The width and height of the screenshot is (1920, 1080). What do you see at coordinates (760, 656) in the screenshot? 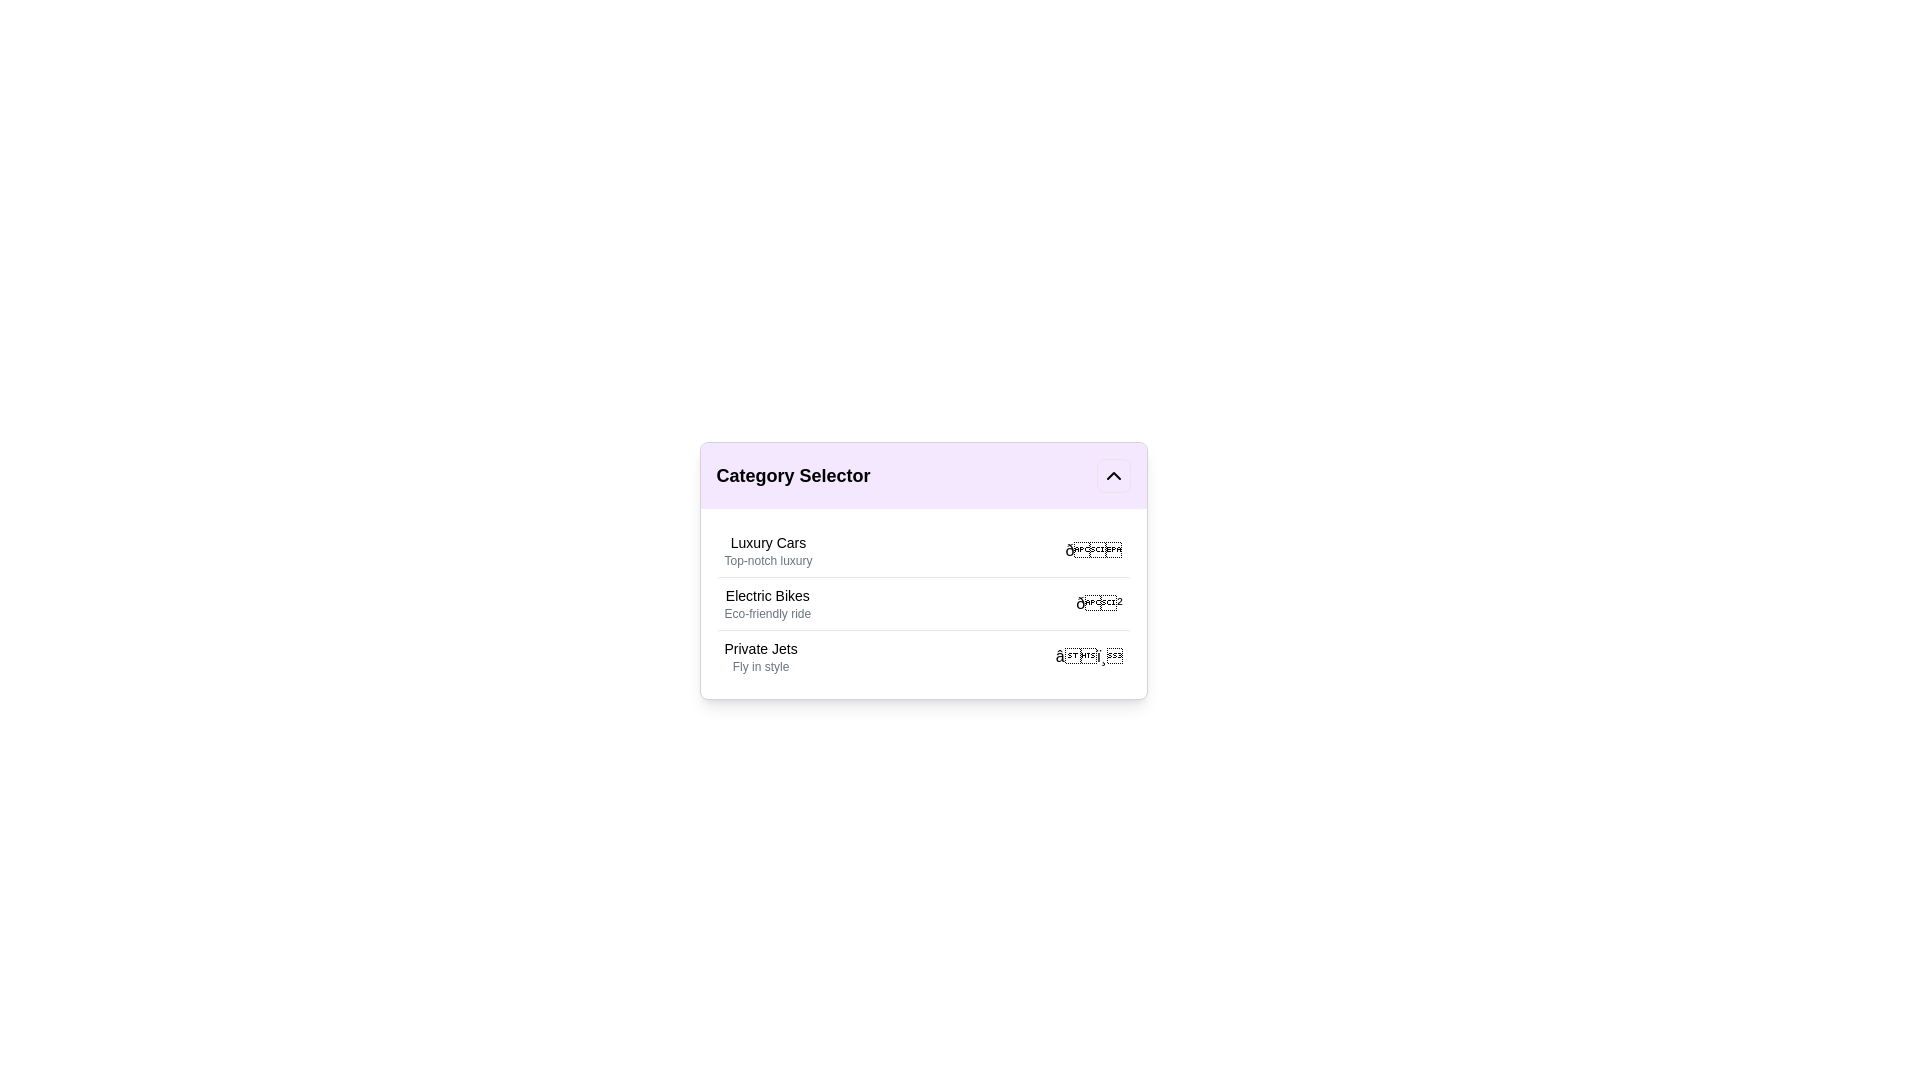
I see `to select the 'Private Jets' category, which is the third item in the vertical list under the 'Category Selector' section, positioned between 'Electric Bikes' and the last icon` at bounding box center [760, 656].